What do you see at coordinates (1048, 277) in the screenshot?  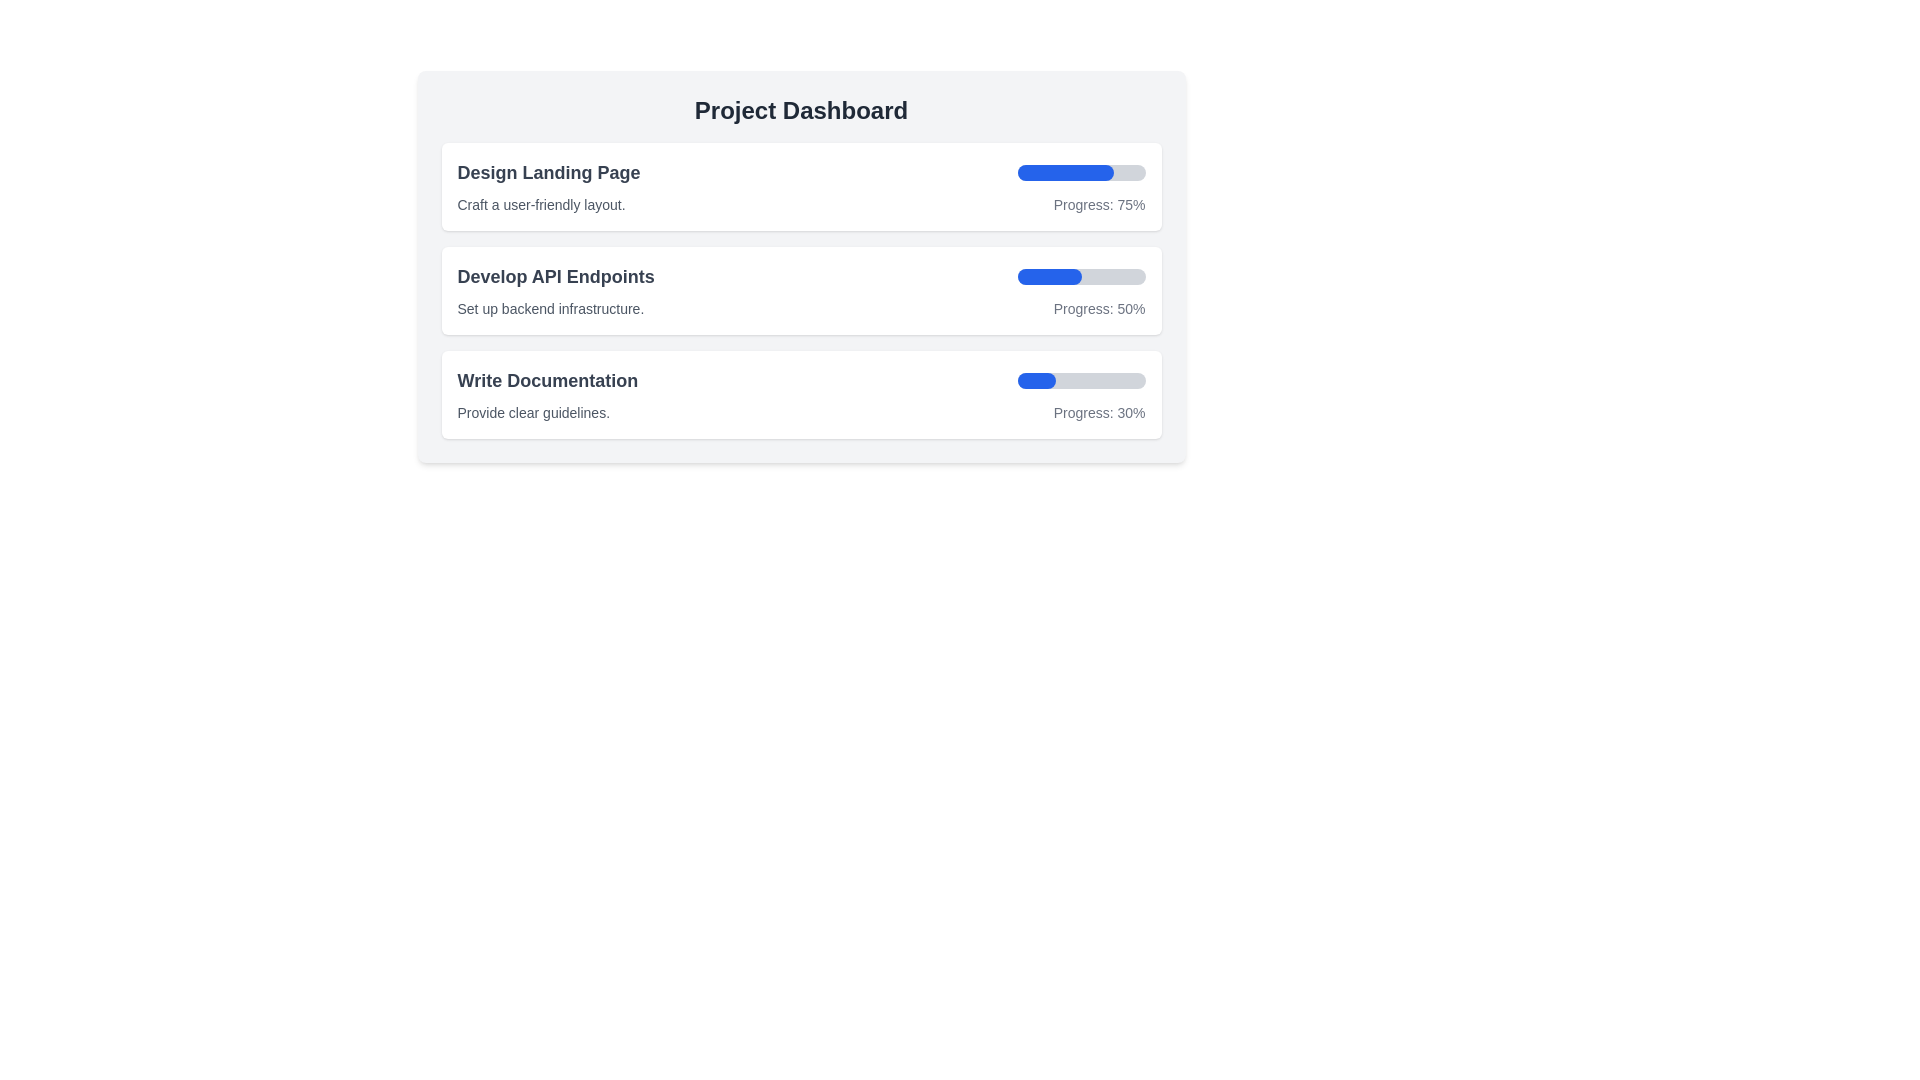 I see `the blue rectangular Progress Indicator that is filled approximately halfway, located in the middle row under the title 'Develop API Endpoints'` at bounding box center [1048, 277].